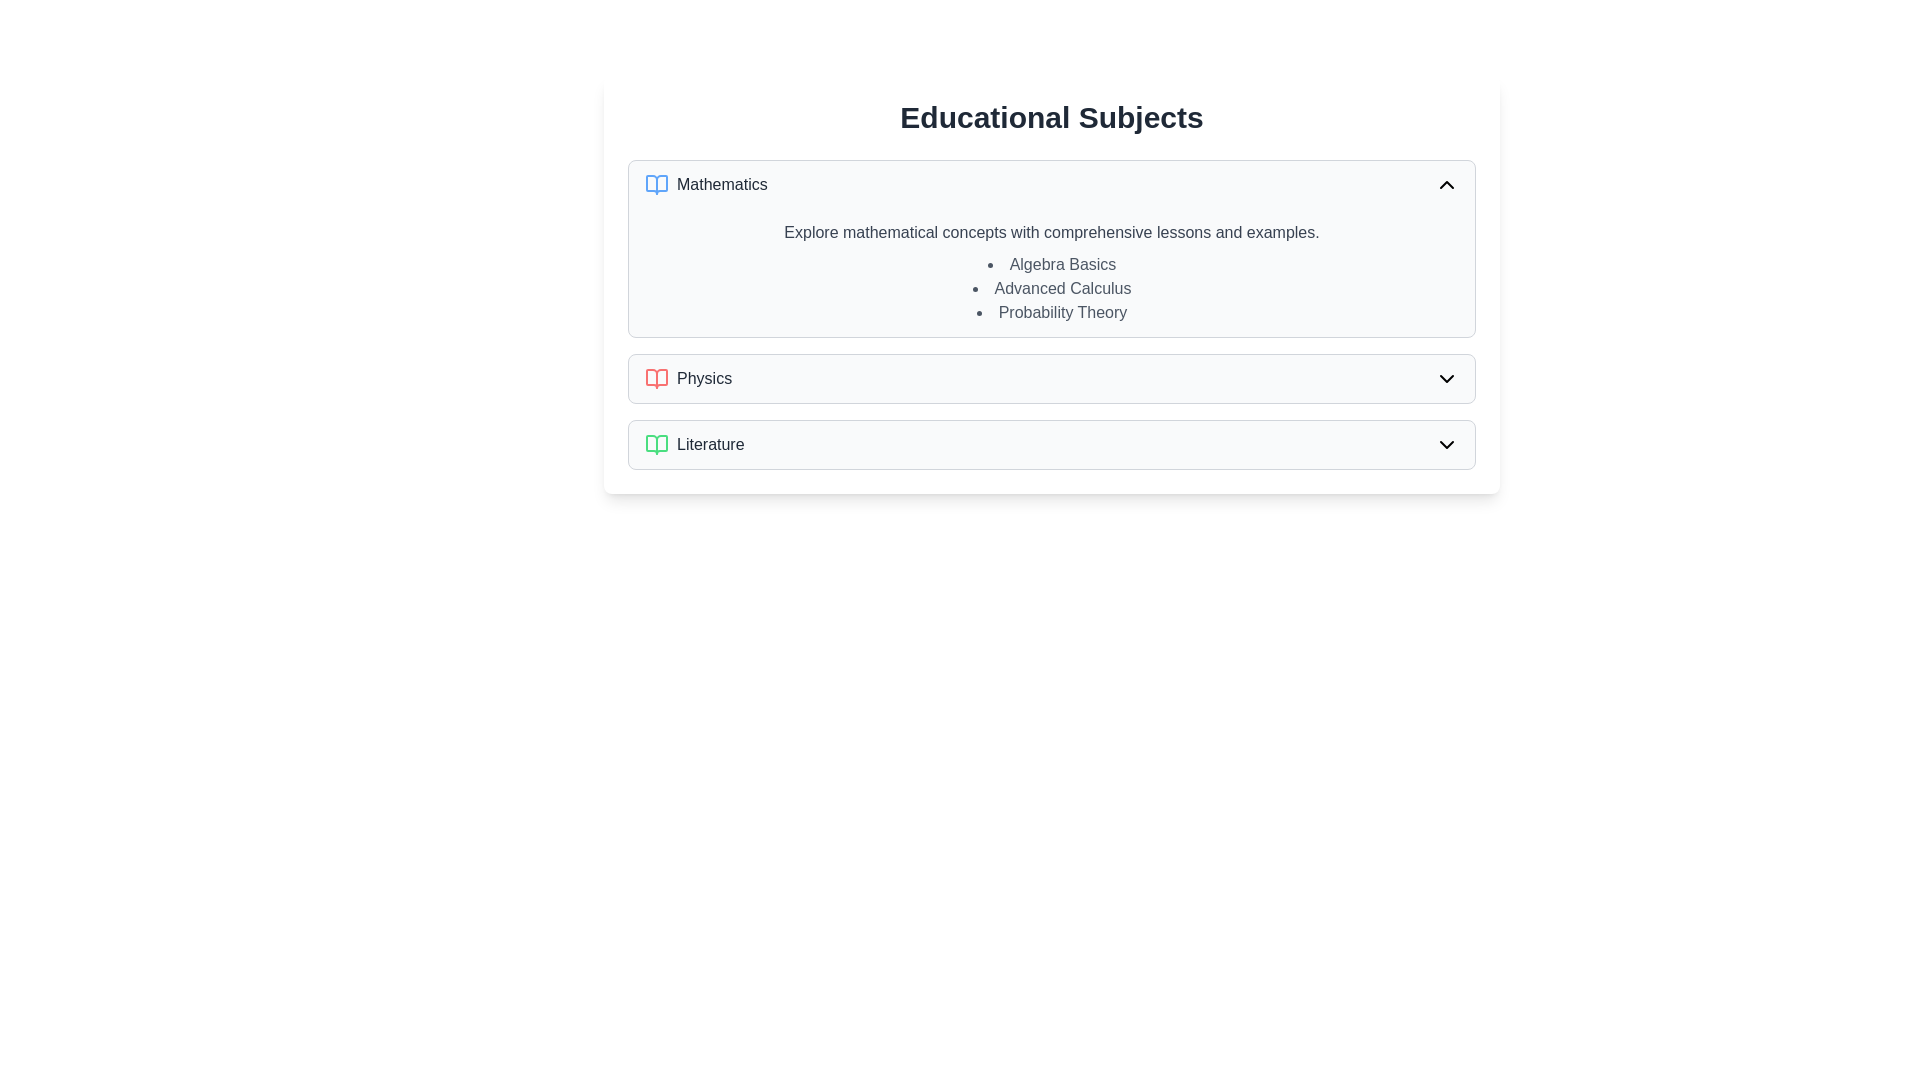 Image resolution: width=1920 pixels, height=1080 pixels. Describe the element at coordinates (1050, 289) in the screenshot. I see `the static text label displaying the title of 'Advanced Calculus' in the Mathematics section, which is the second item in a three-item bulleted list` at that location.